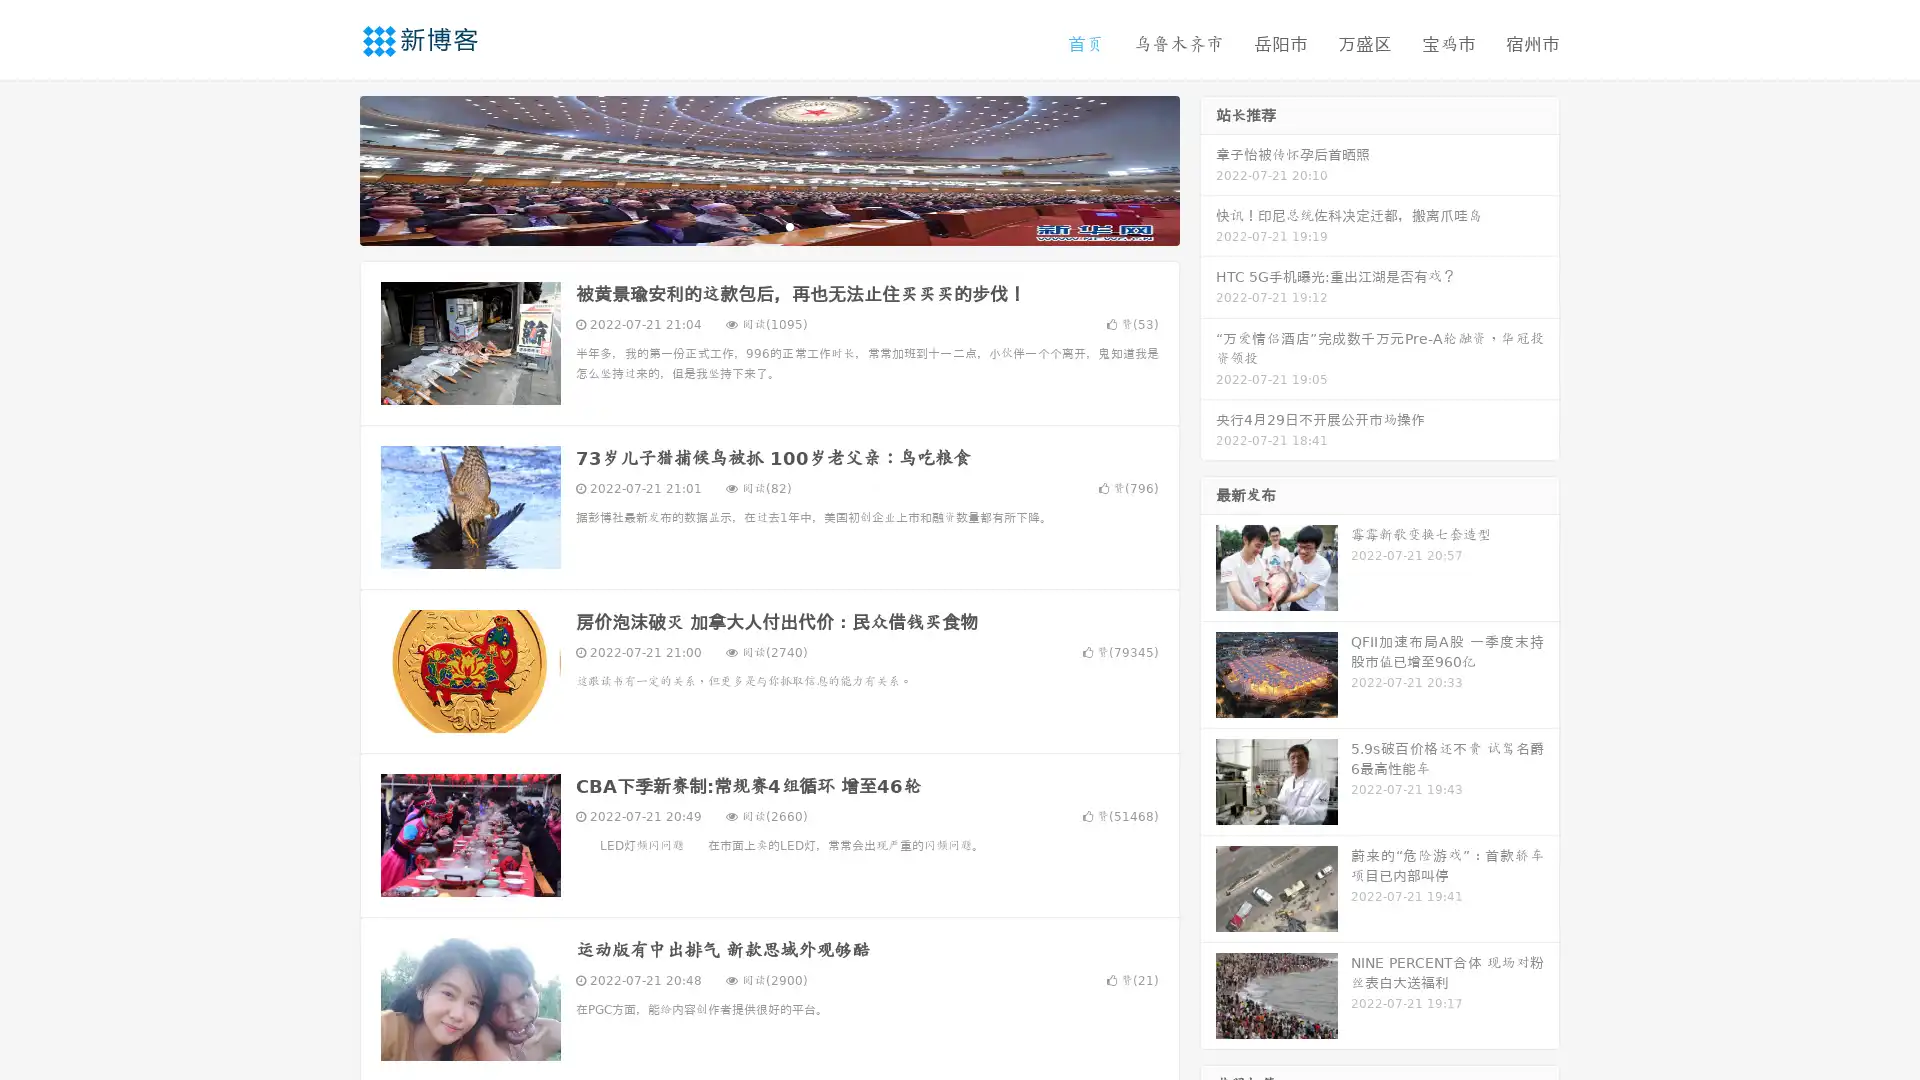 This screenshot has height=1080, width=1920. What do you see at coordinates (330, 168) in the screenshot?
I see `Previous slide` at bounding box center [330, 168].